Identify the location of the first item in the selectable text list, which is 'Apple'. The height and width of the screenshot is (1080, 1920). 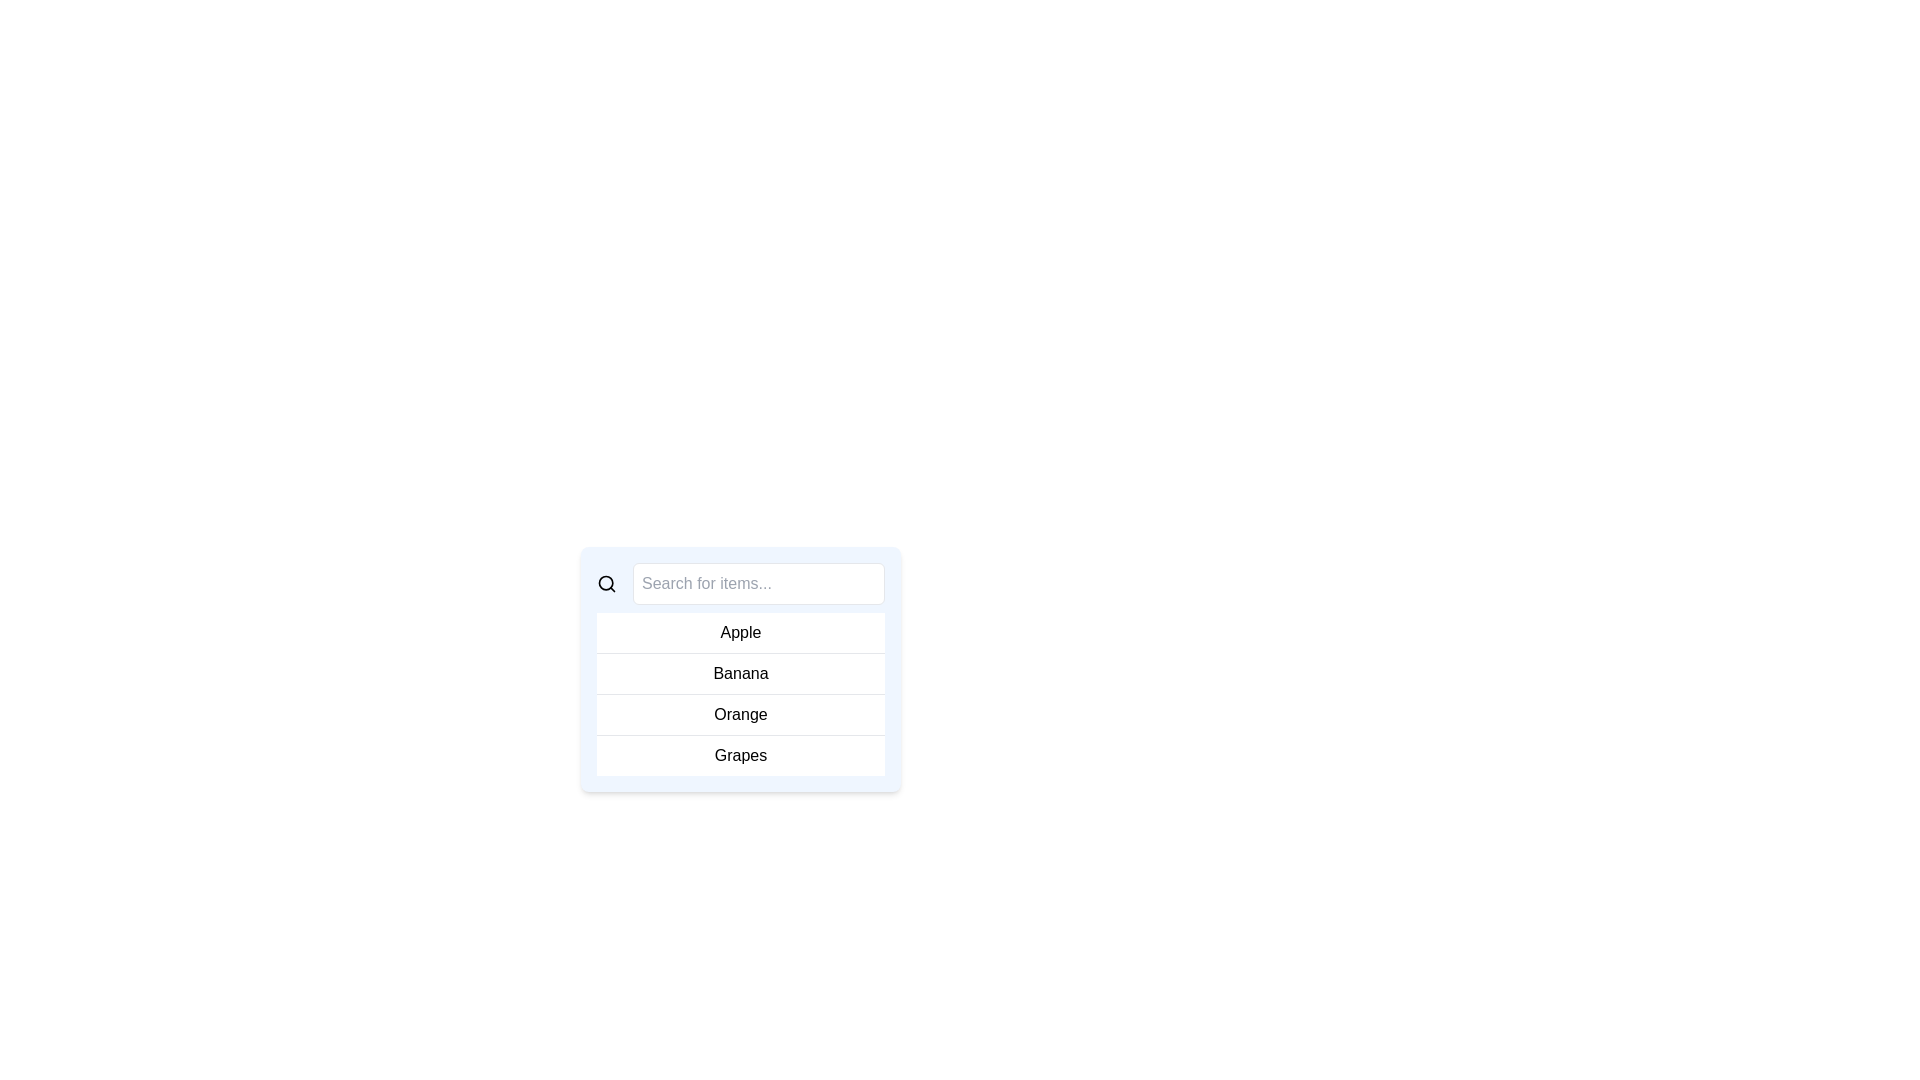
(739, 633).